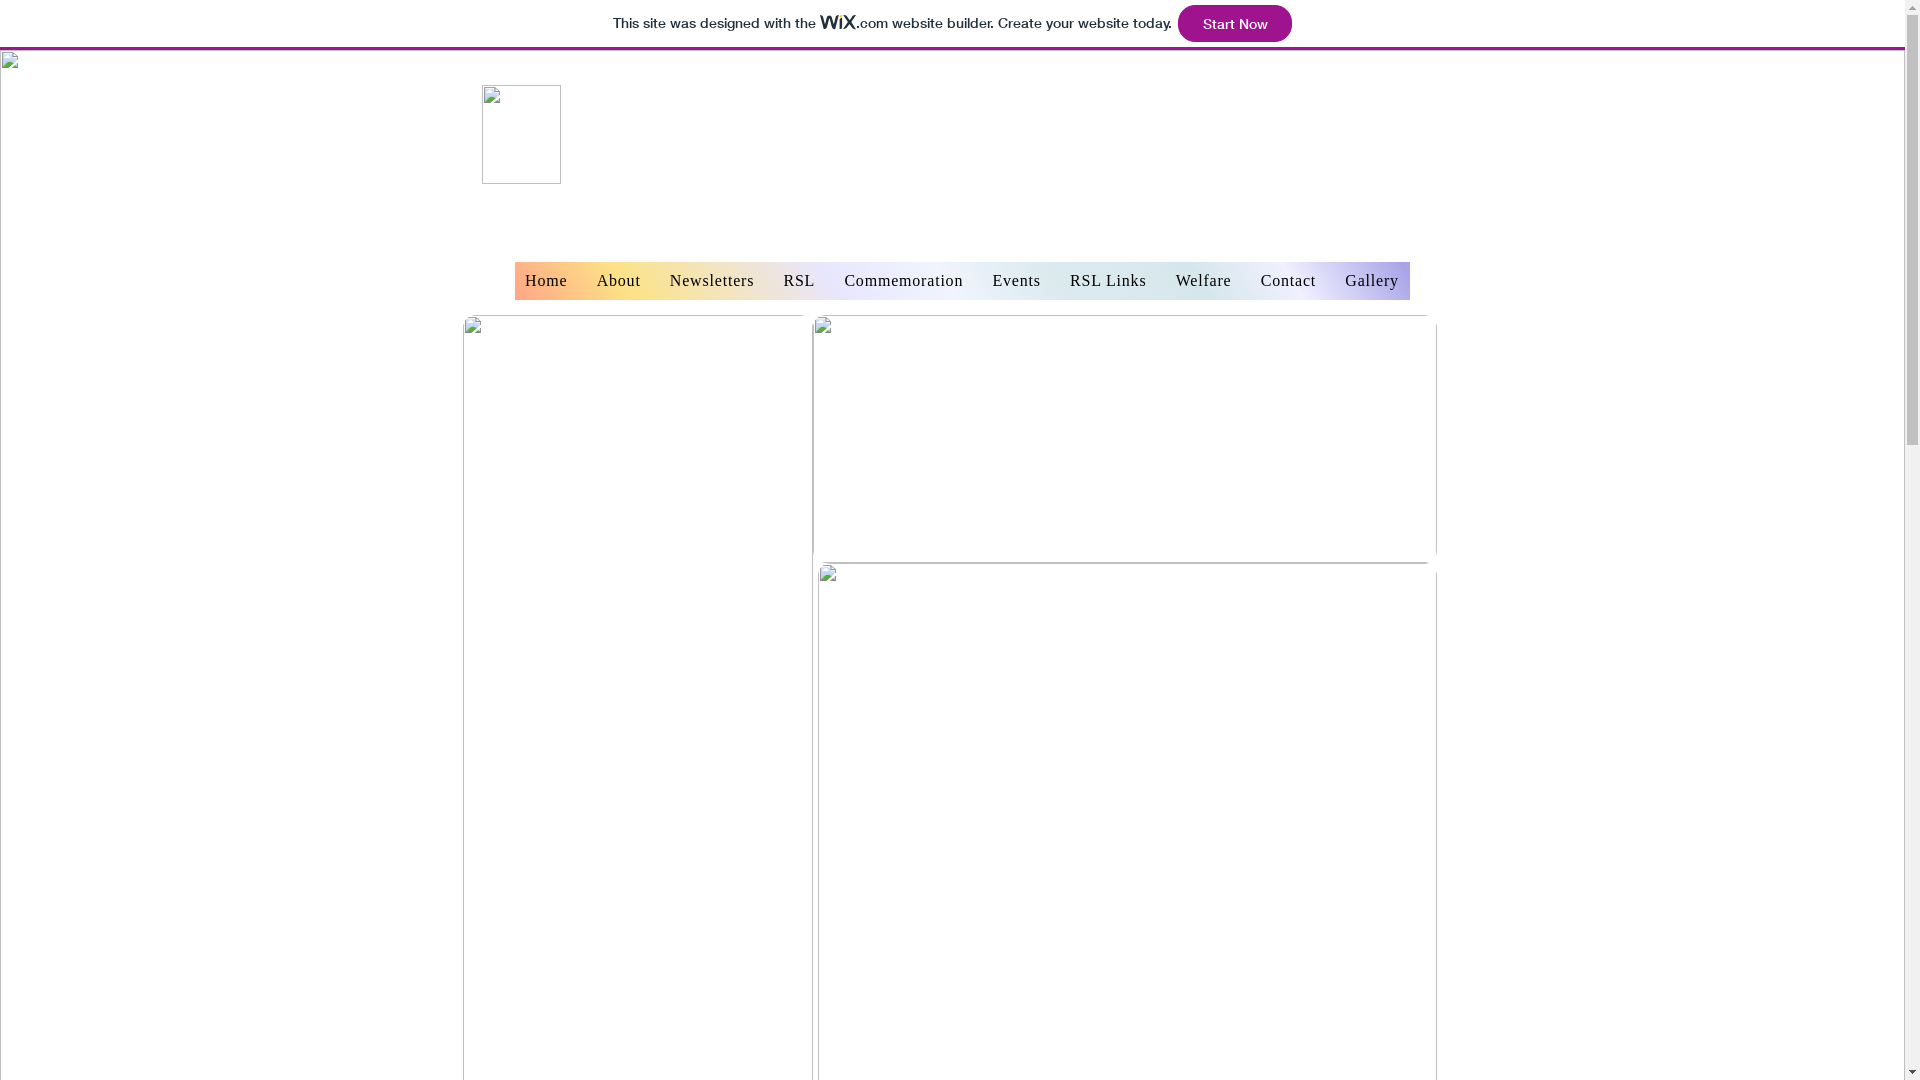 The width and height of the screenshot is (1920, 1080). Describe the element at coordinates (711, 281) in the screenshot. I see `'Newsletters'` at that location.